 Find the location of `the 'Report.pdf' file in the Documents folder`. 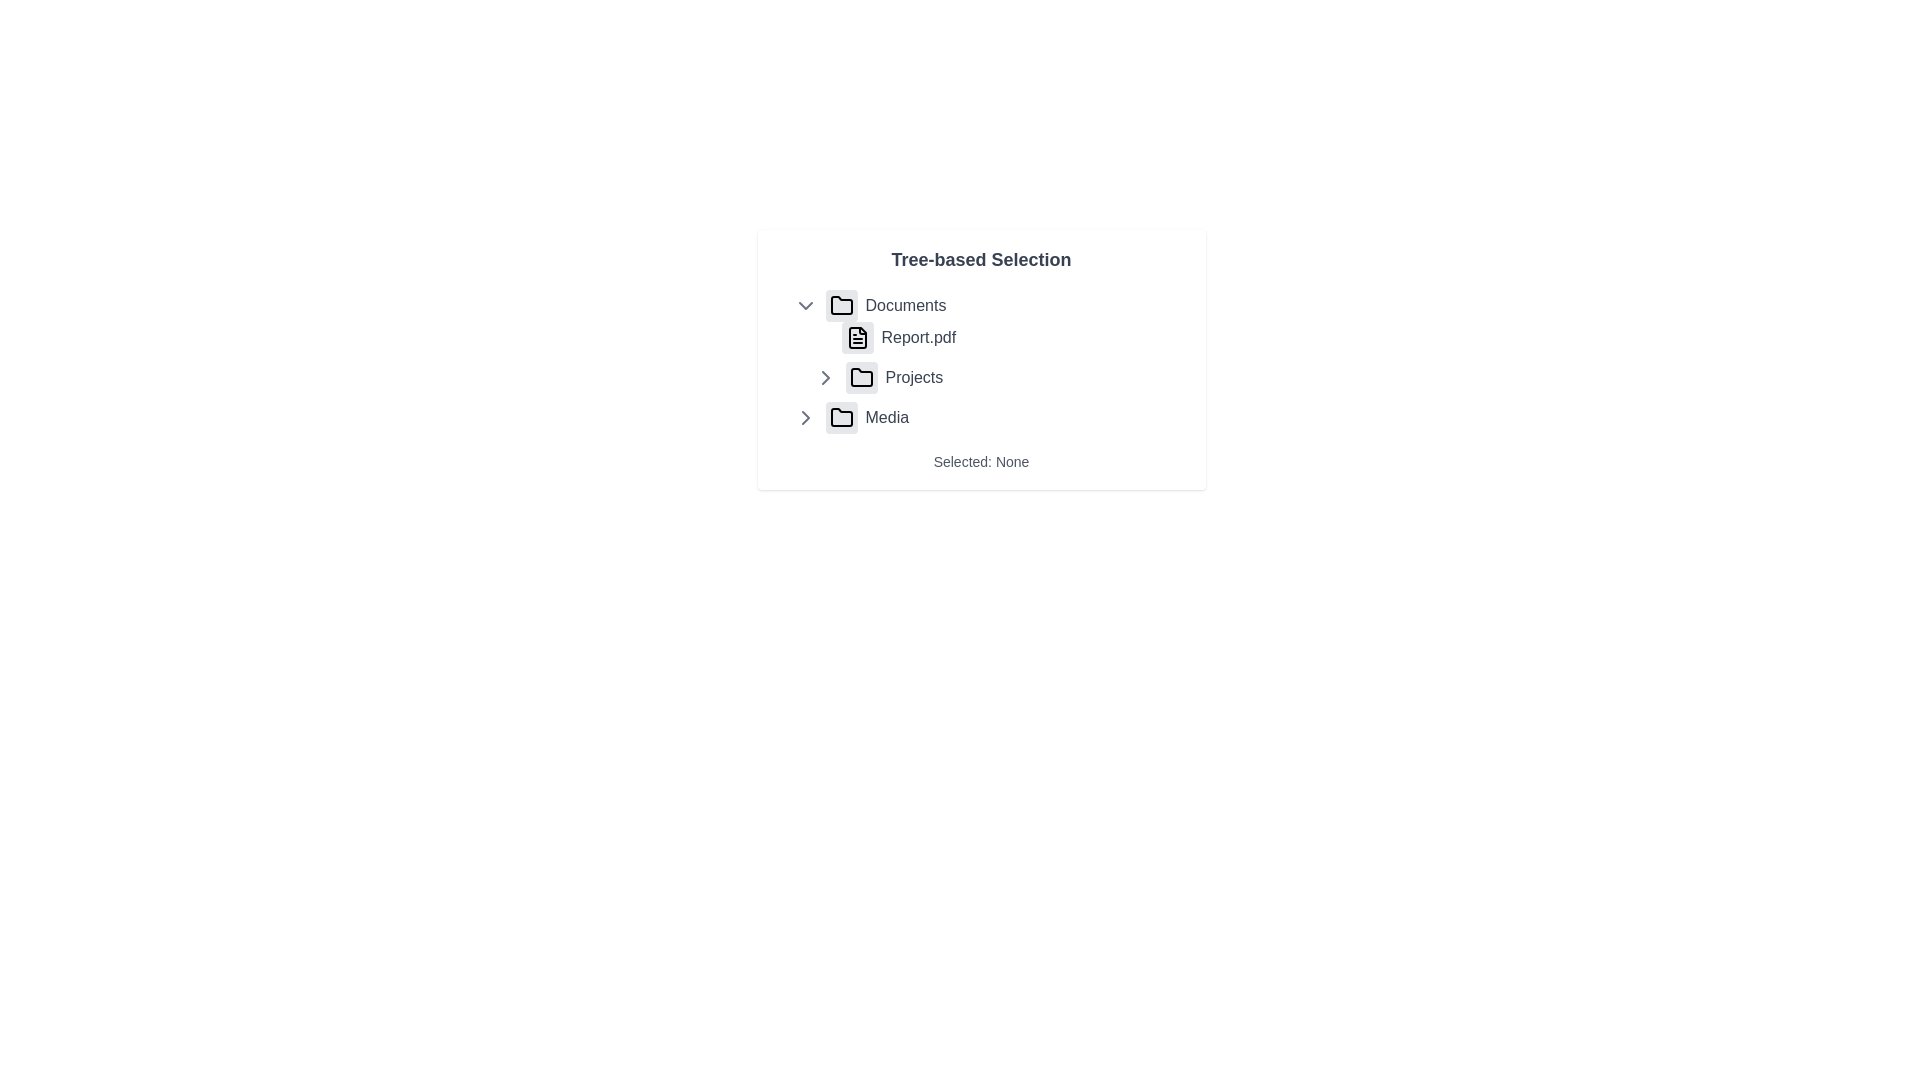

the 'Report.pdf' file in the Documents folder is located at coordinates (991, 341).